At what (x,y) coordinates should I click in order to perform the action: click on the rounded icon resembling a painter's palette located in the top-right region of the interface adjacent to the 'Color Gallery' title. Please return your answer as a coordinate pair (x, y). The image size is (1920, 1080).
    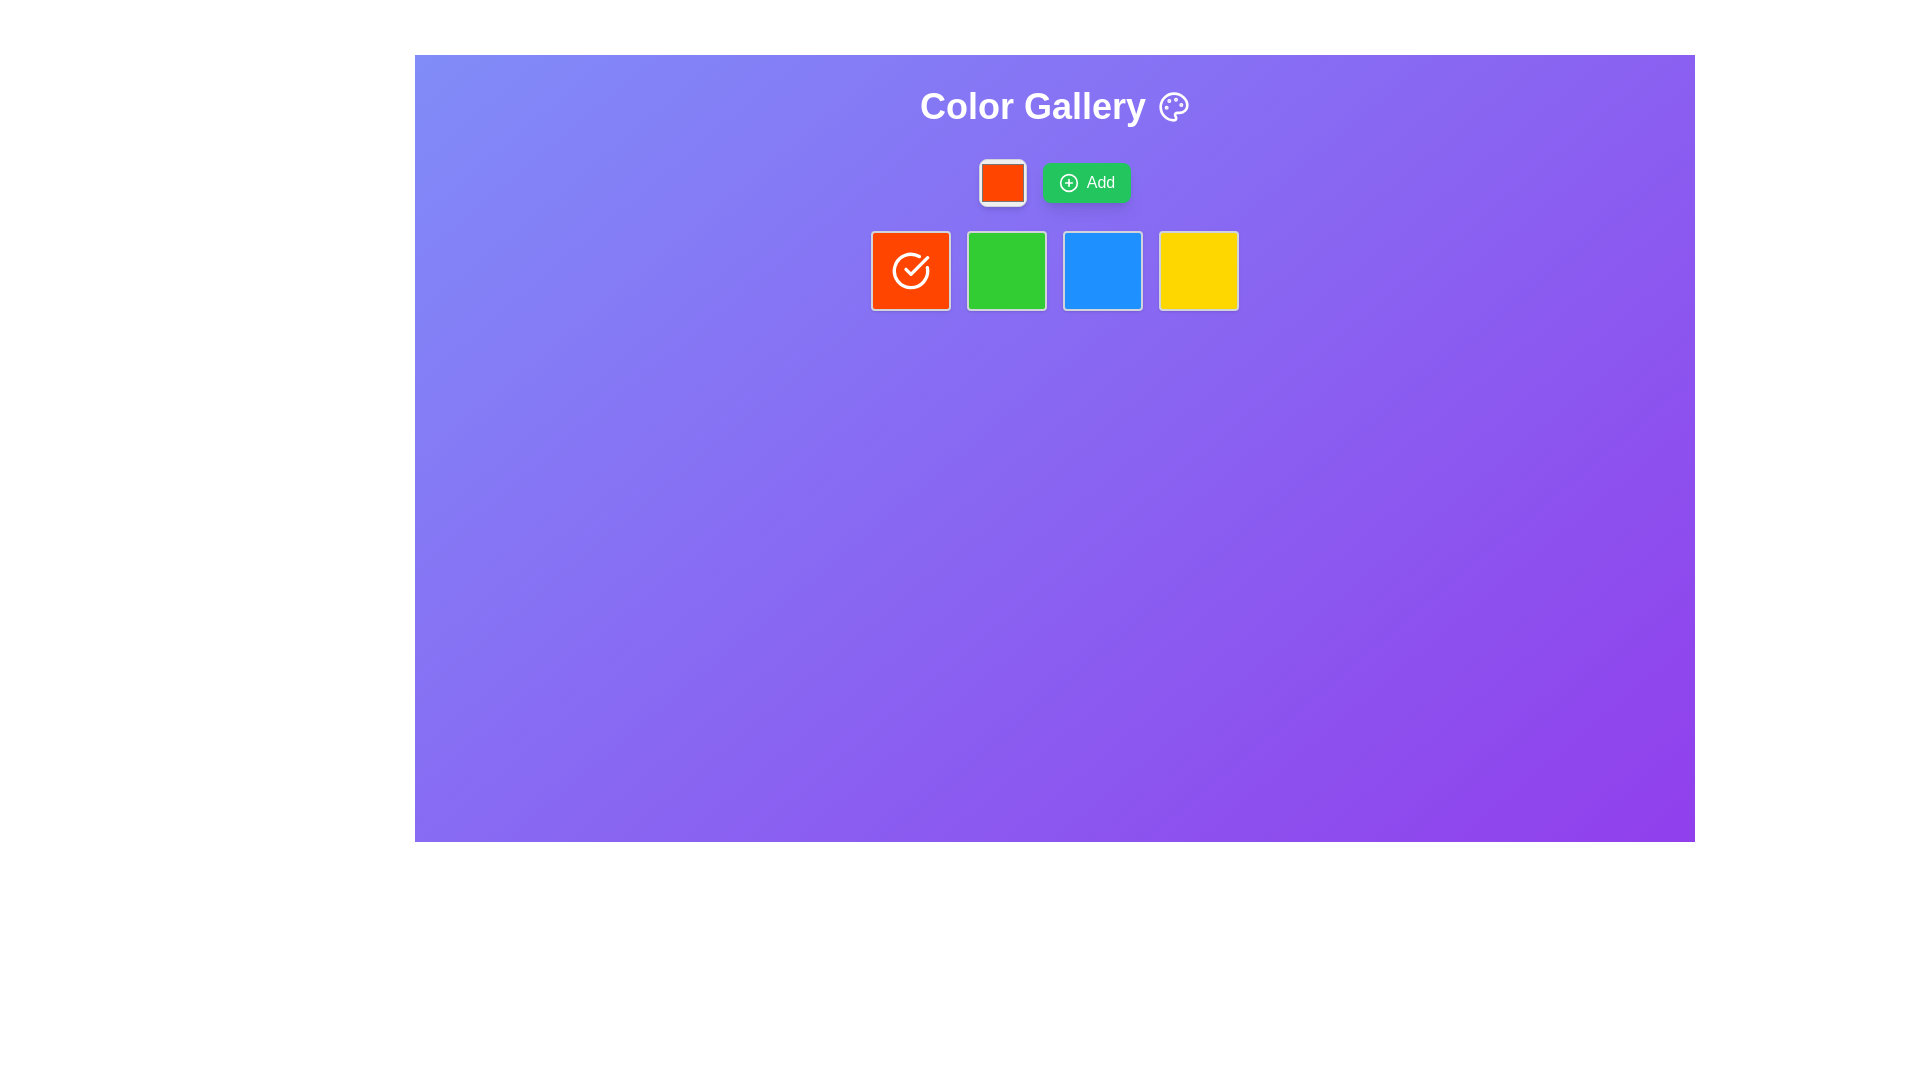
    Looking at the image, I should click on (1174, 107).